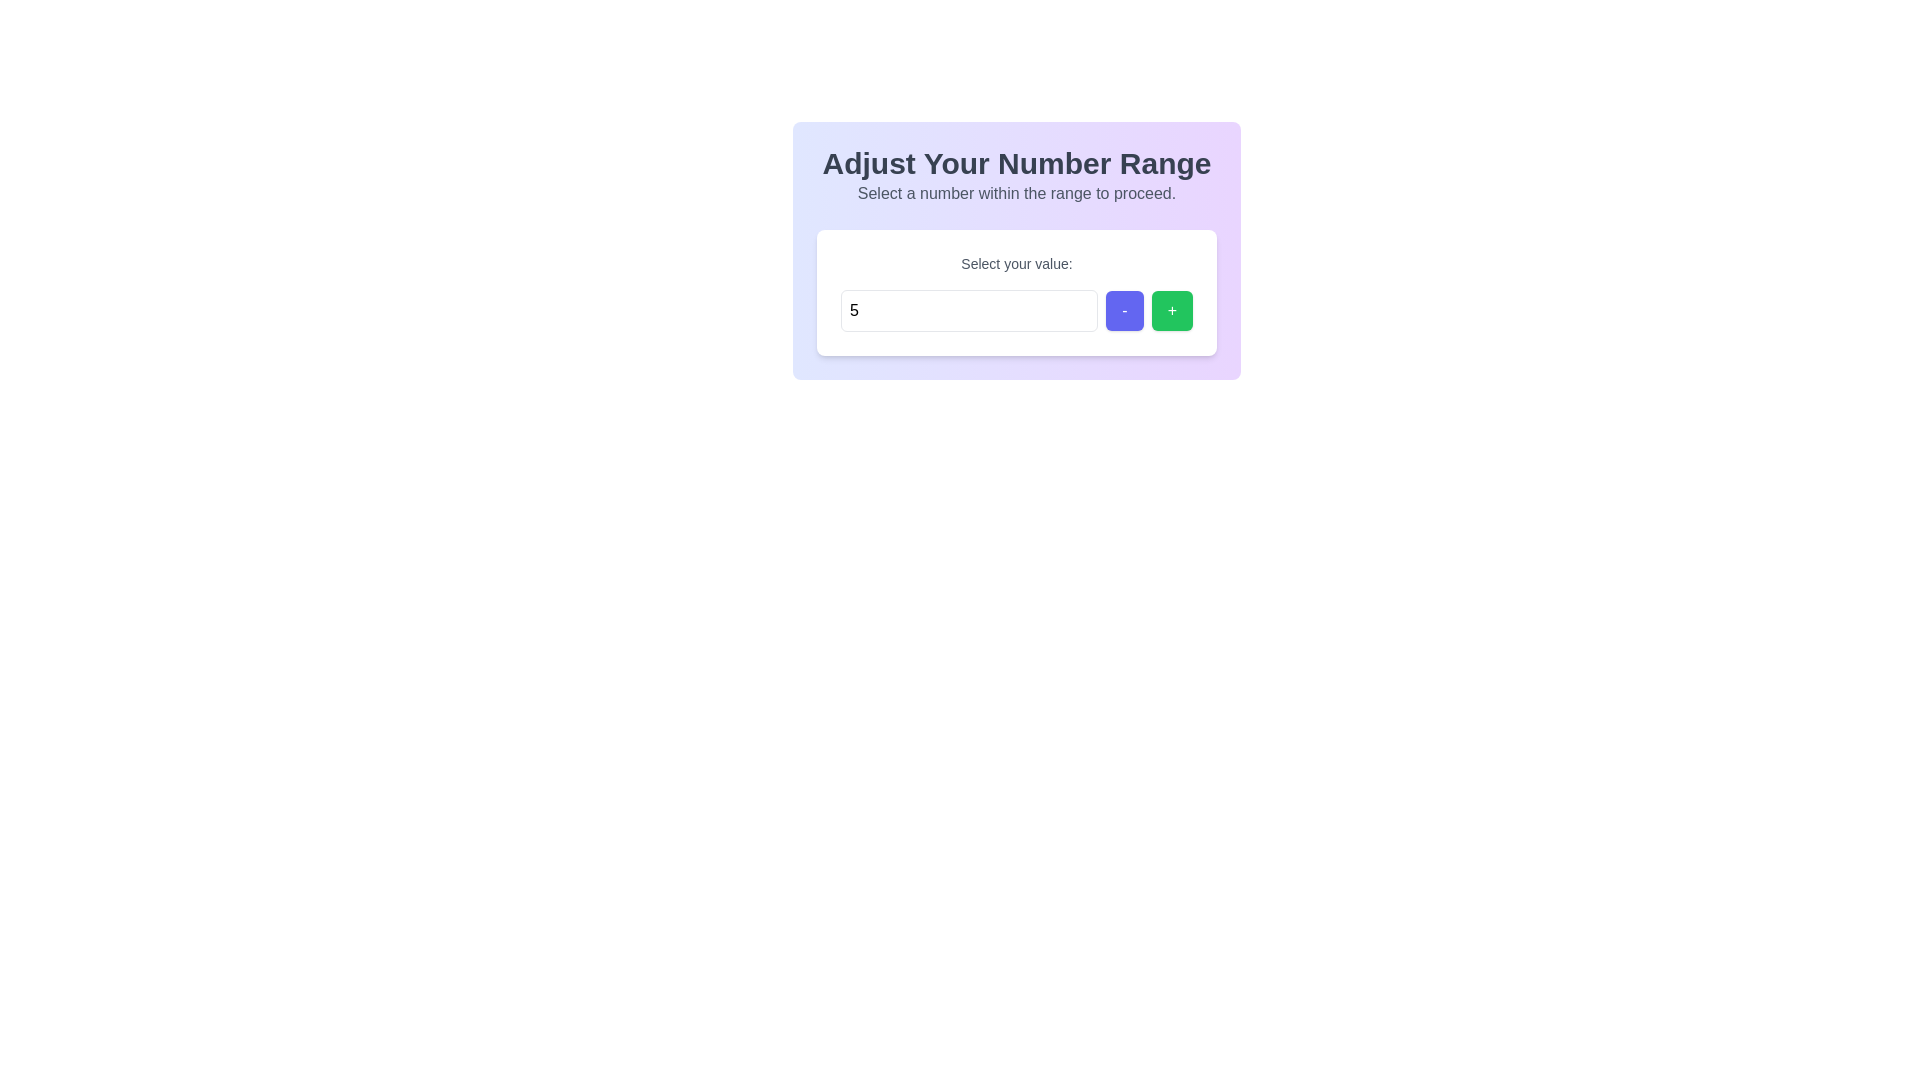  I want to click on the indigo button with a '-' symbol to decrease the value, which is the middle button in a flexbox layout containing three elements, so click(1124, 311).